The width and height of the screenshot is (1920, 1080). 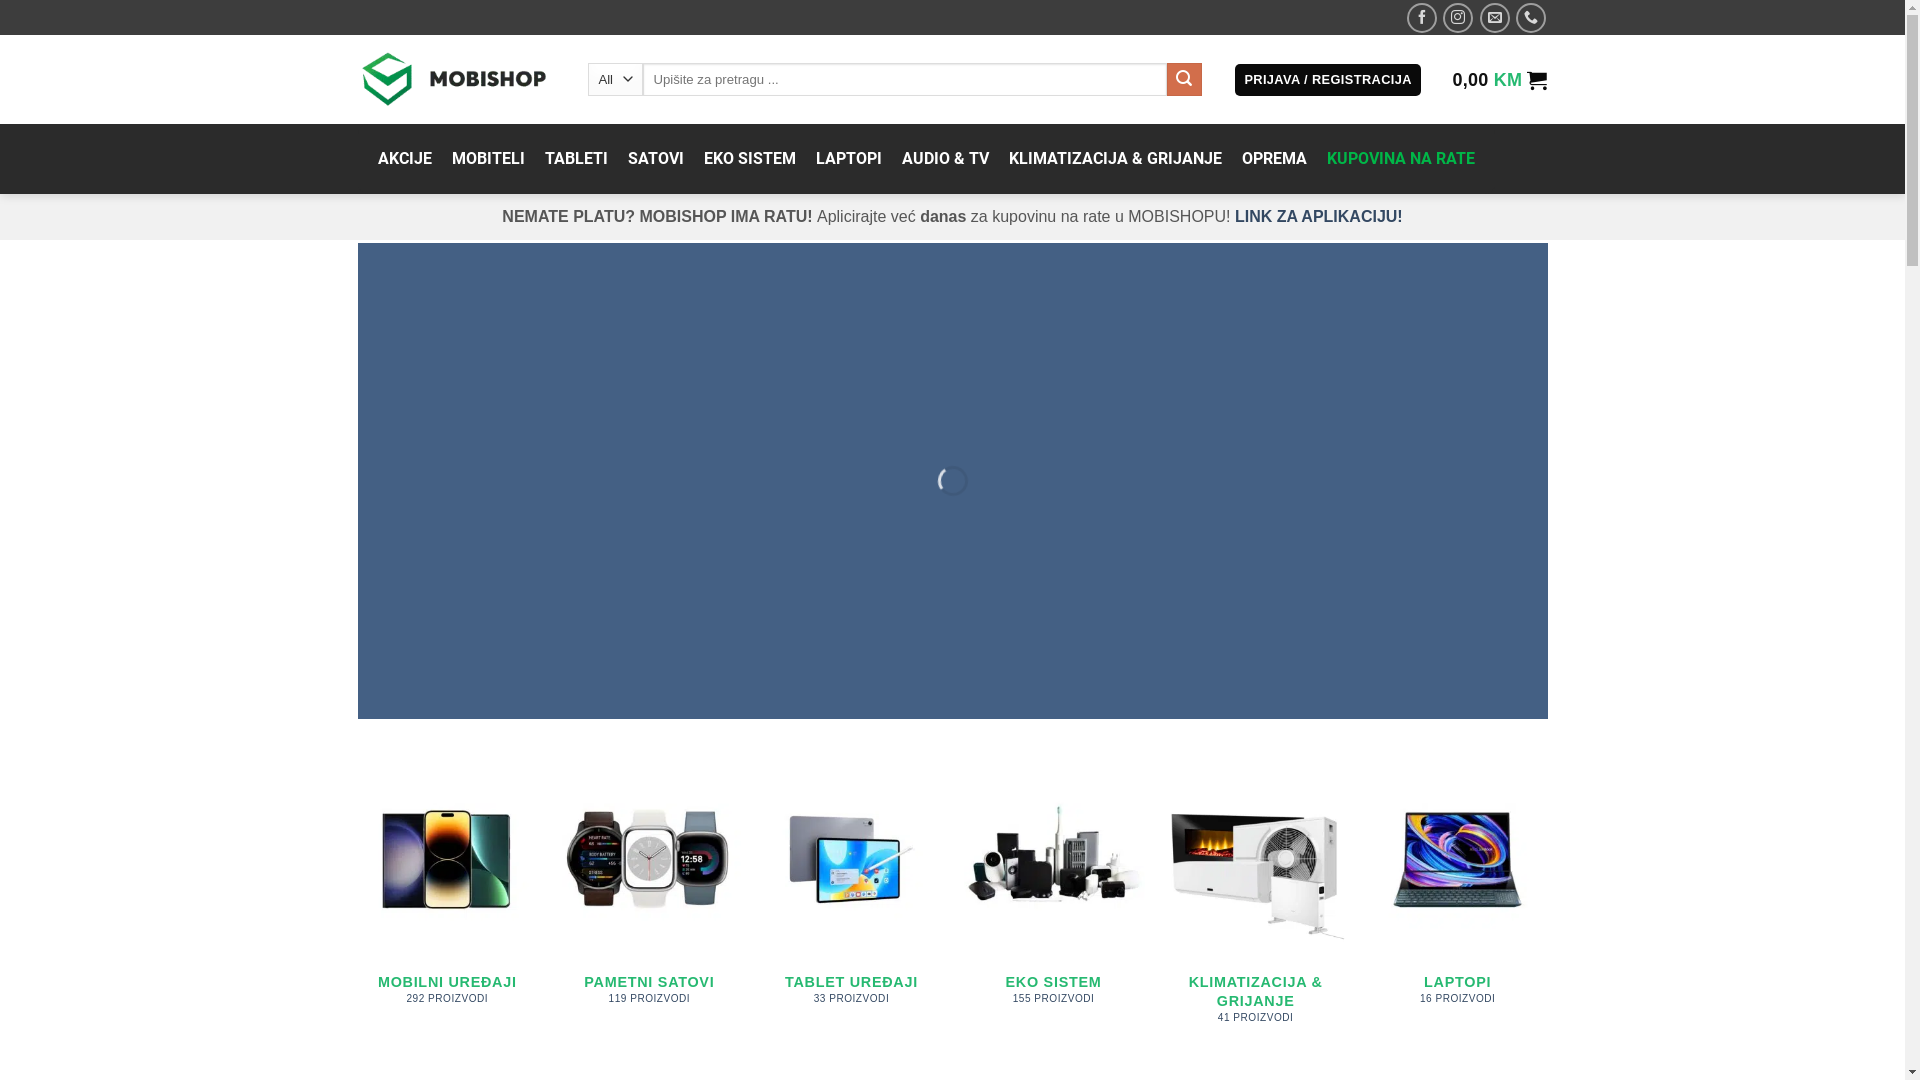 What do you see at coordinates (648, 893) in the screenshot?
I see `'PAMETNI SATOVI` at bounding box center [648, 893].